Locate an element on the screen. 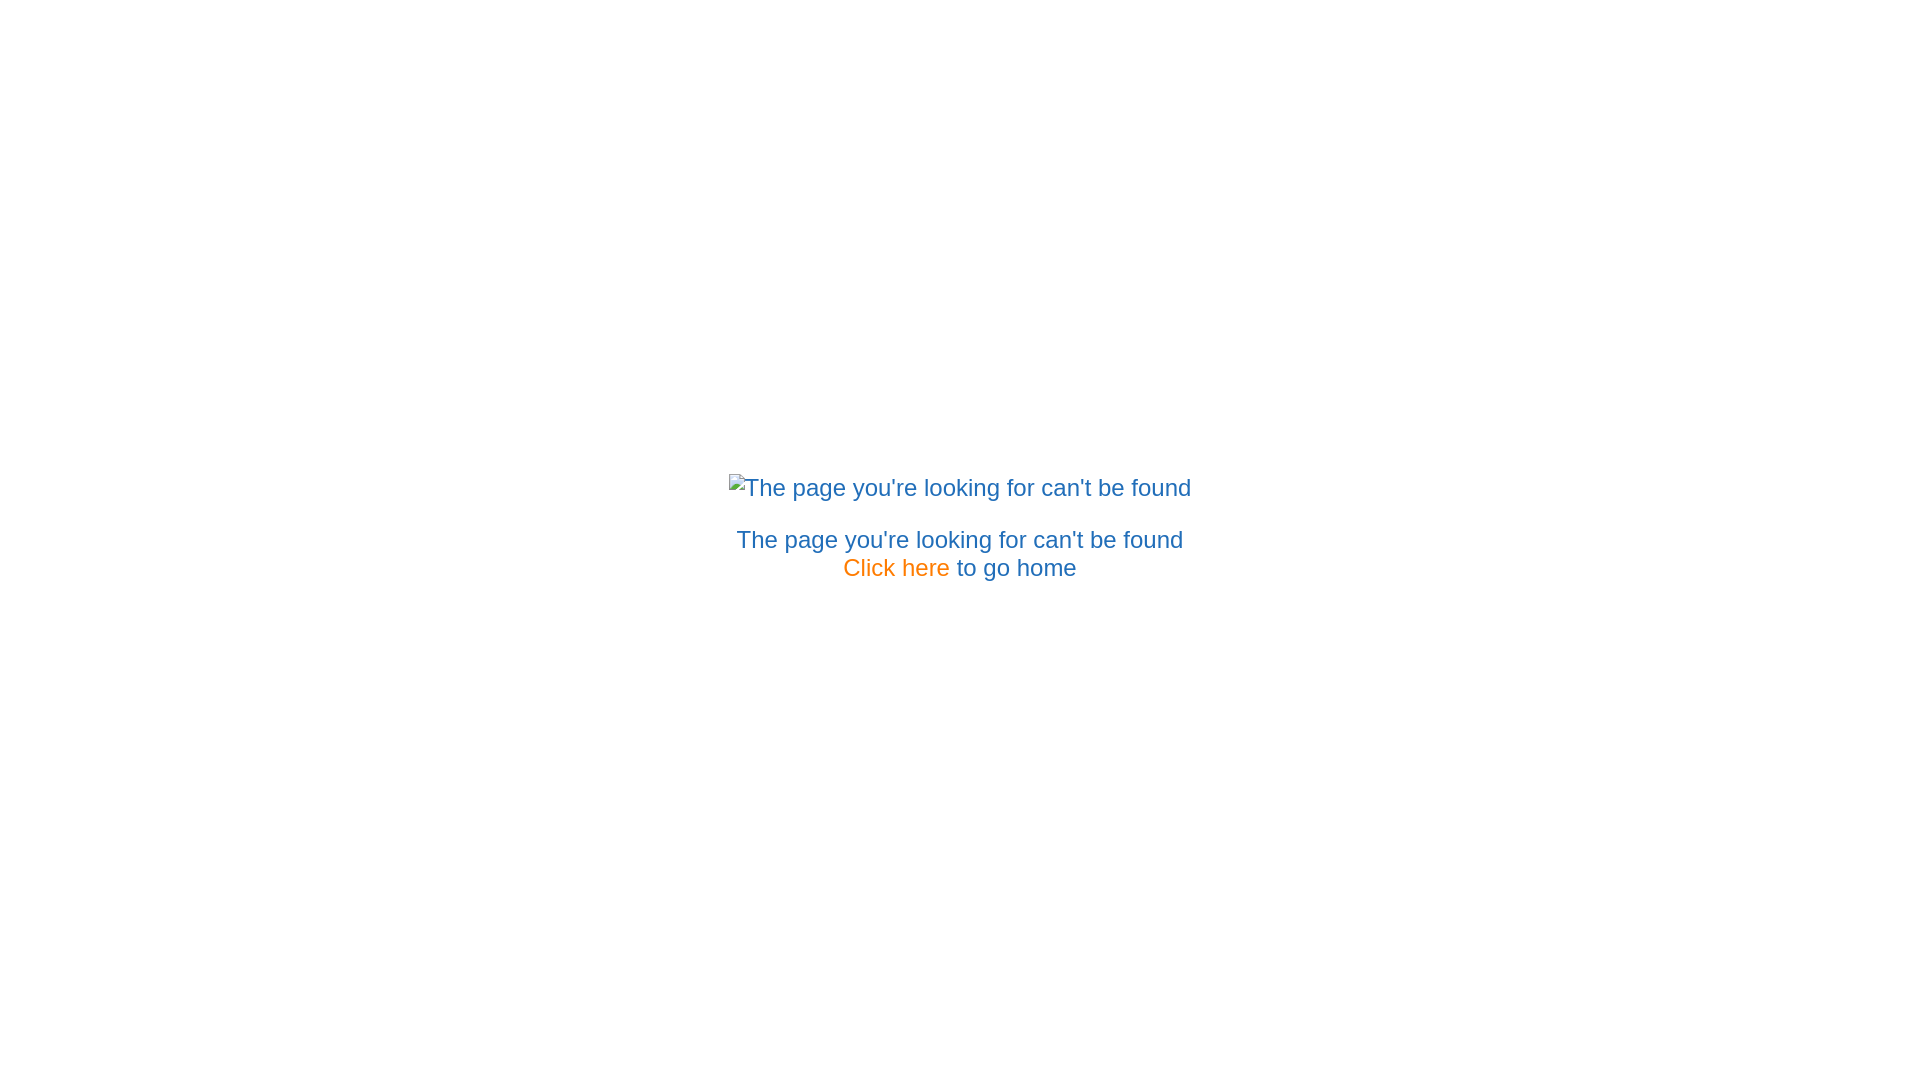 This screenshot has width=1920, height=1080. 'Click here' is located at coordinates (895, 567).